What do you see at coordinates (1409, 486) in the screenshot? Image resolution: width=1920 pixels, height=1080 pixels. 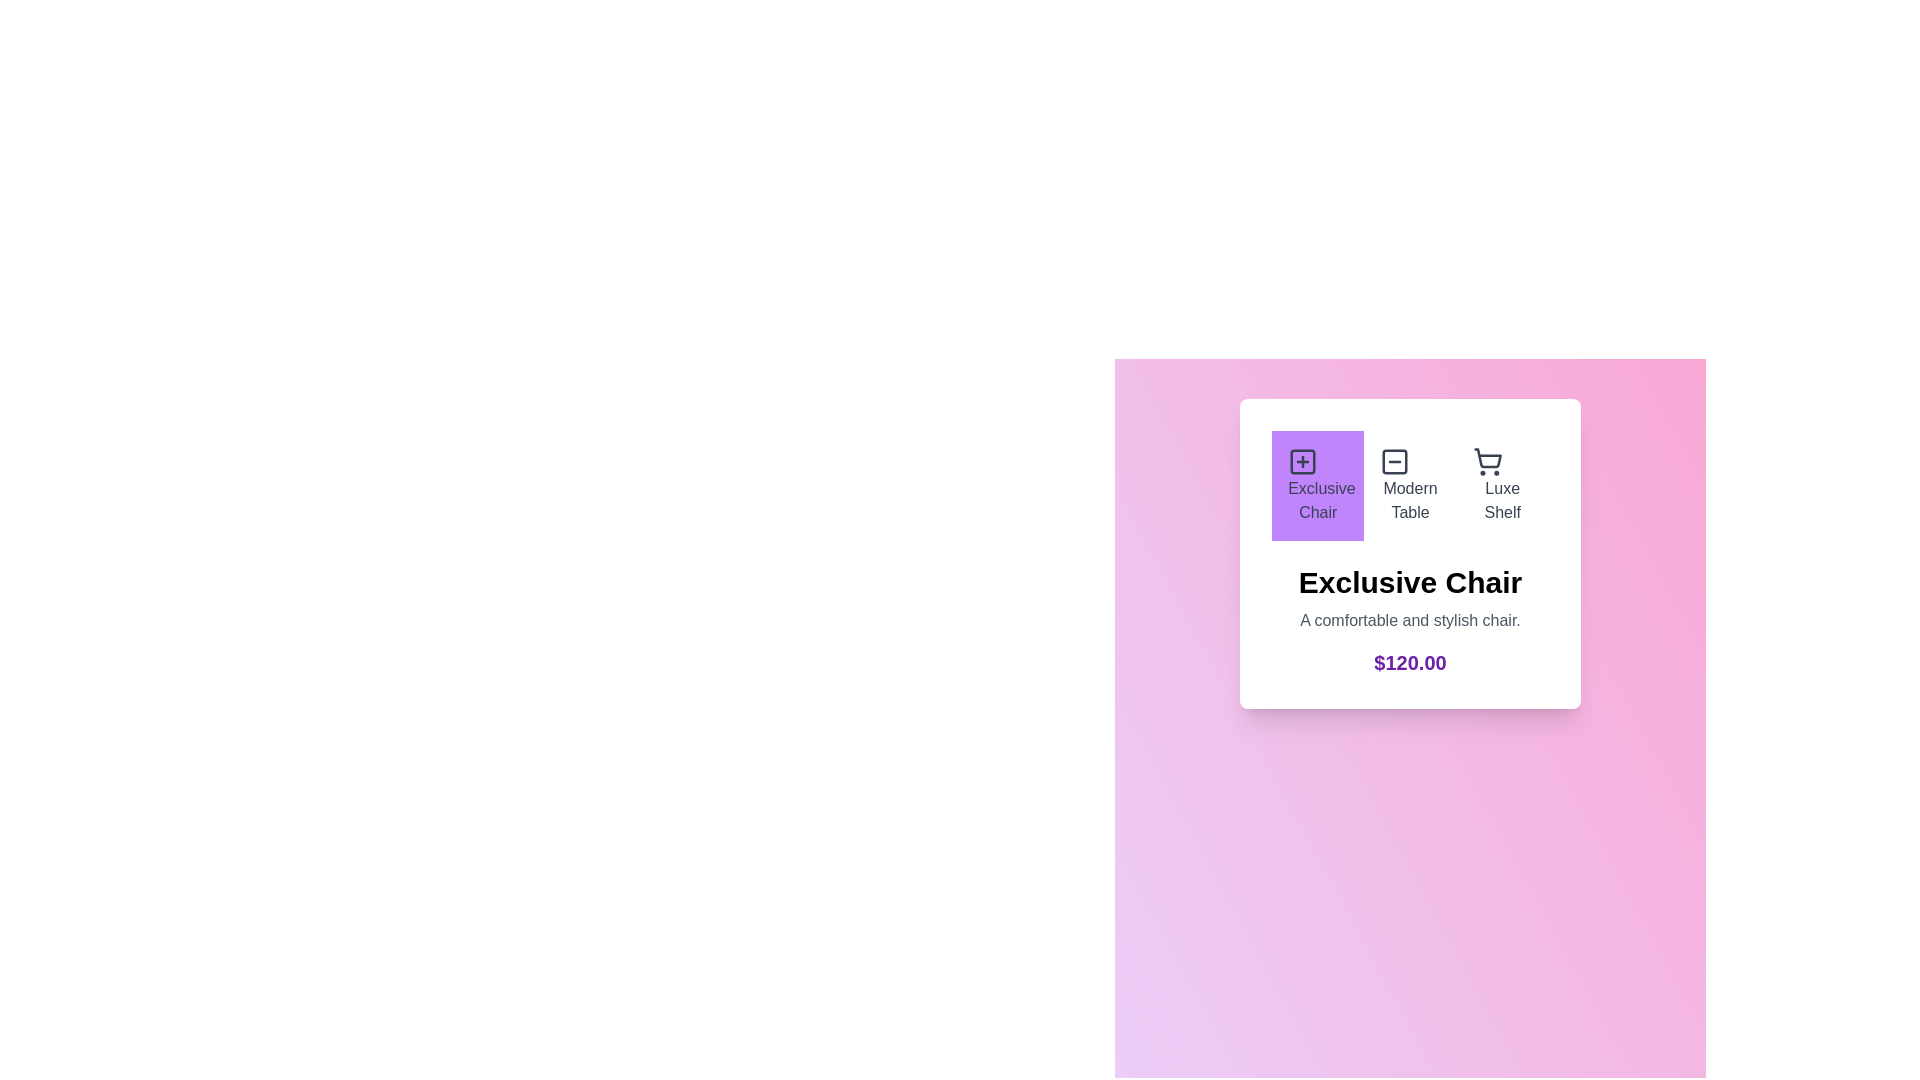 I see `the button corresponding to the product Modern Table` at bounding box center [1409, 486].